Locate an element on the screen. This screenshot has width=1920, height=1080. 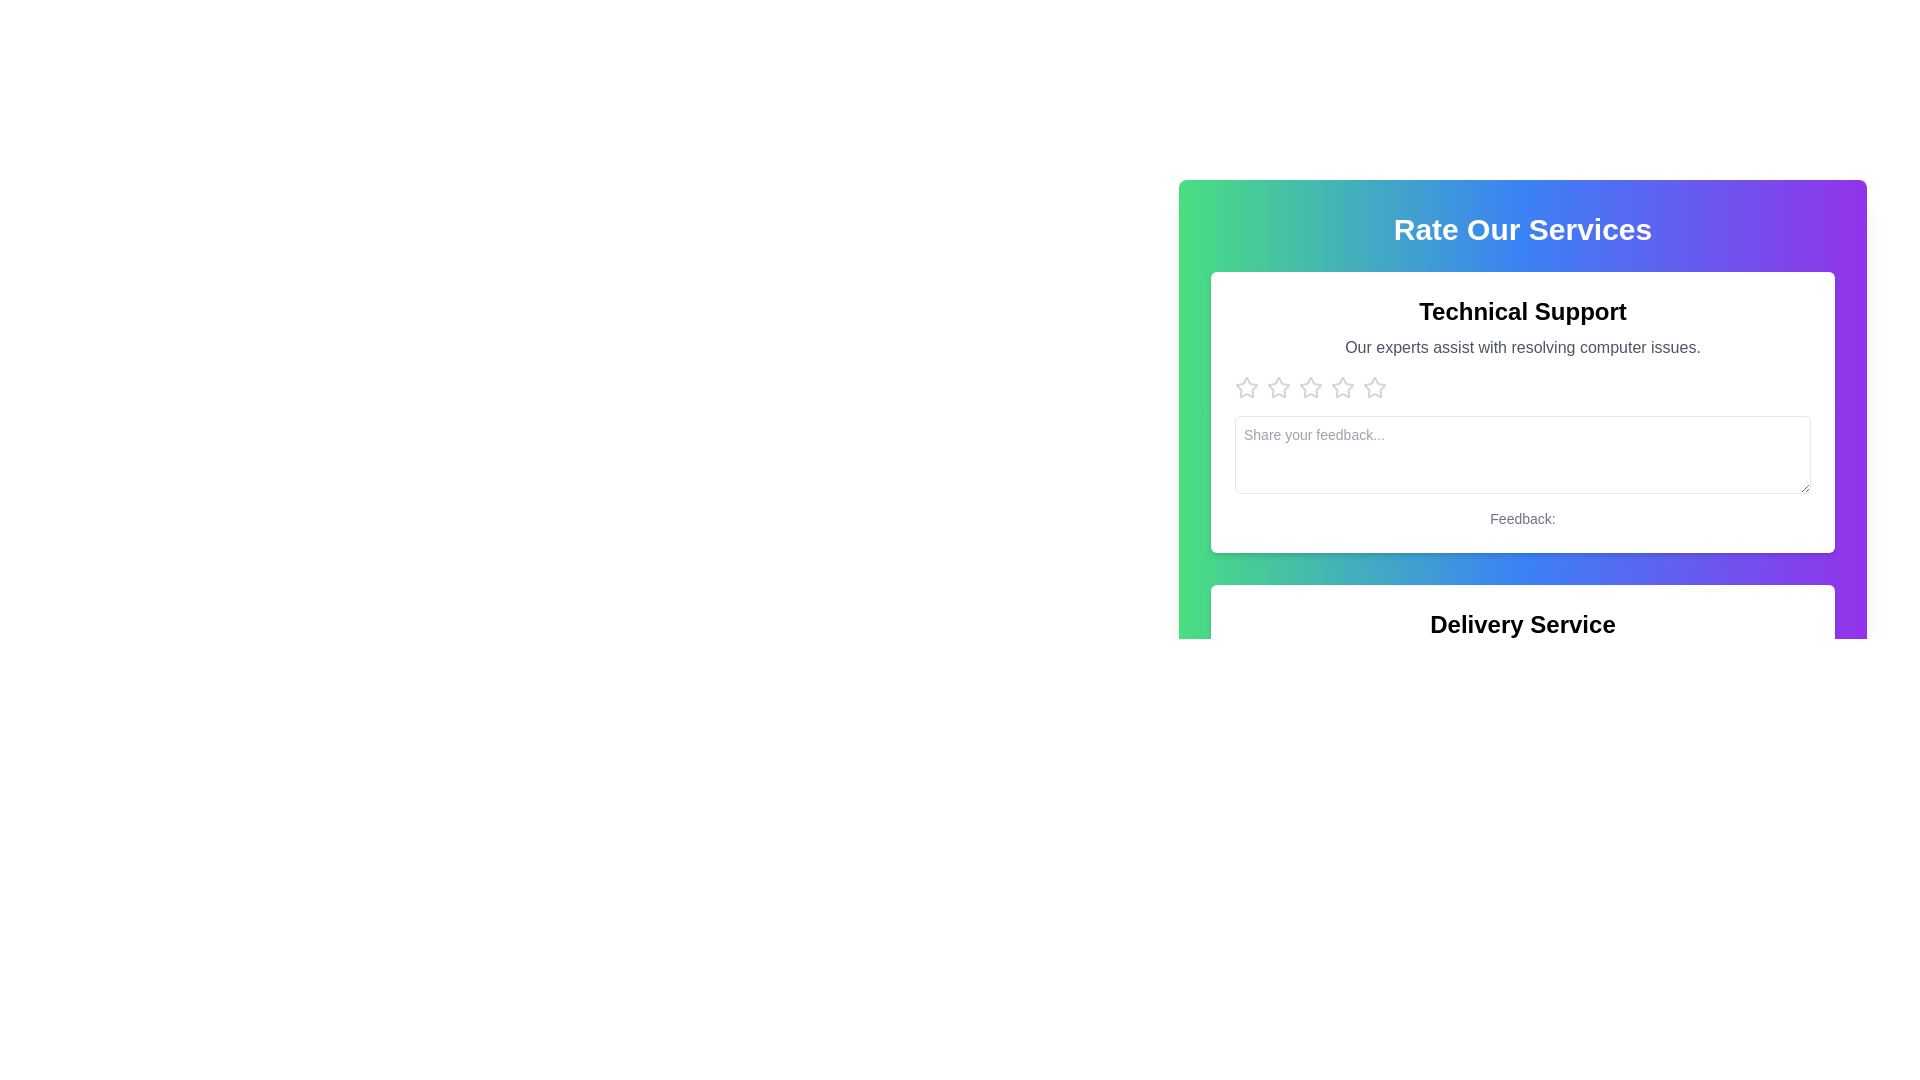
the second star icon in the 'Rate Our Services' section below the 'Technical Support' title is located at coordinates (1310, 387).